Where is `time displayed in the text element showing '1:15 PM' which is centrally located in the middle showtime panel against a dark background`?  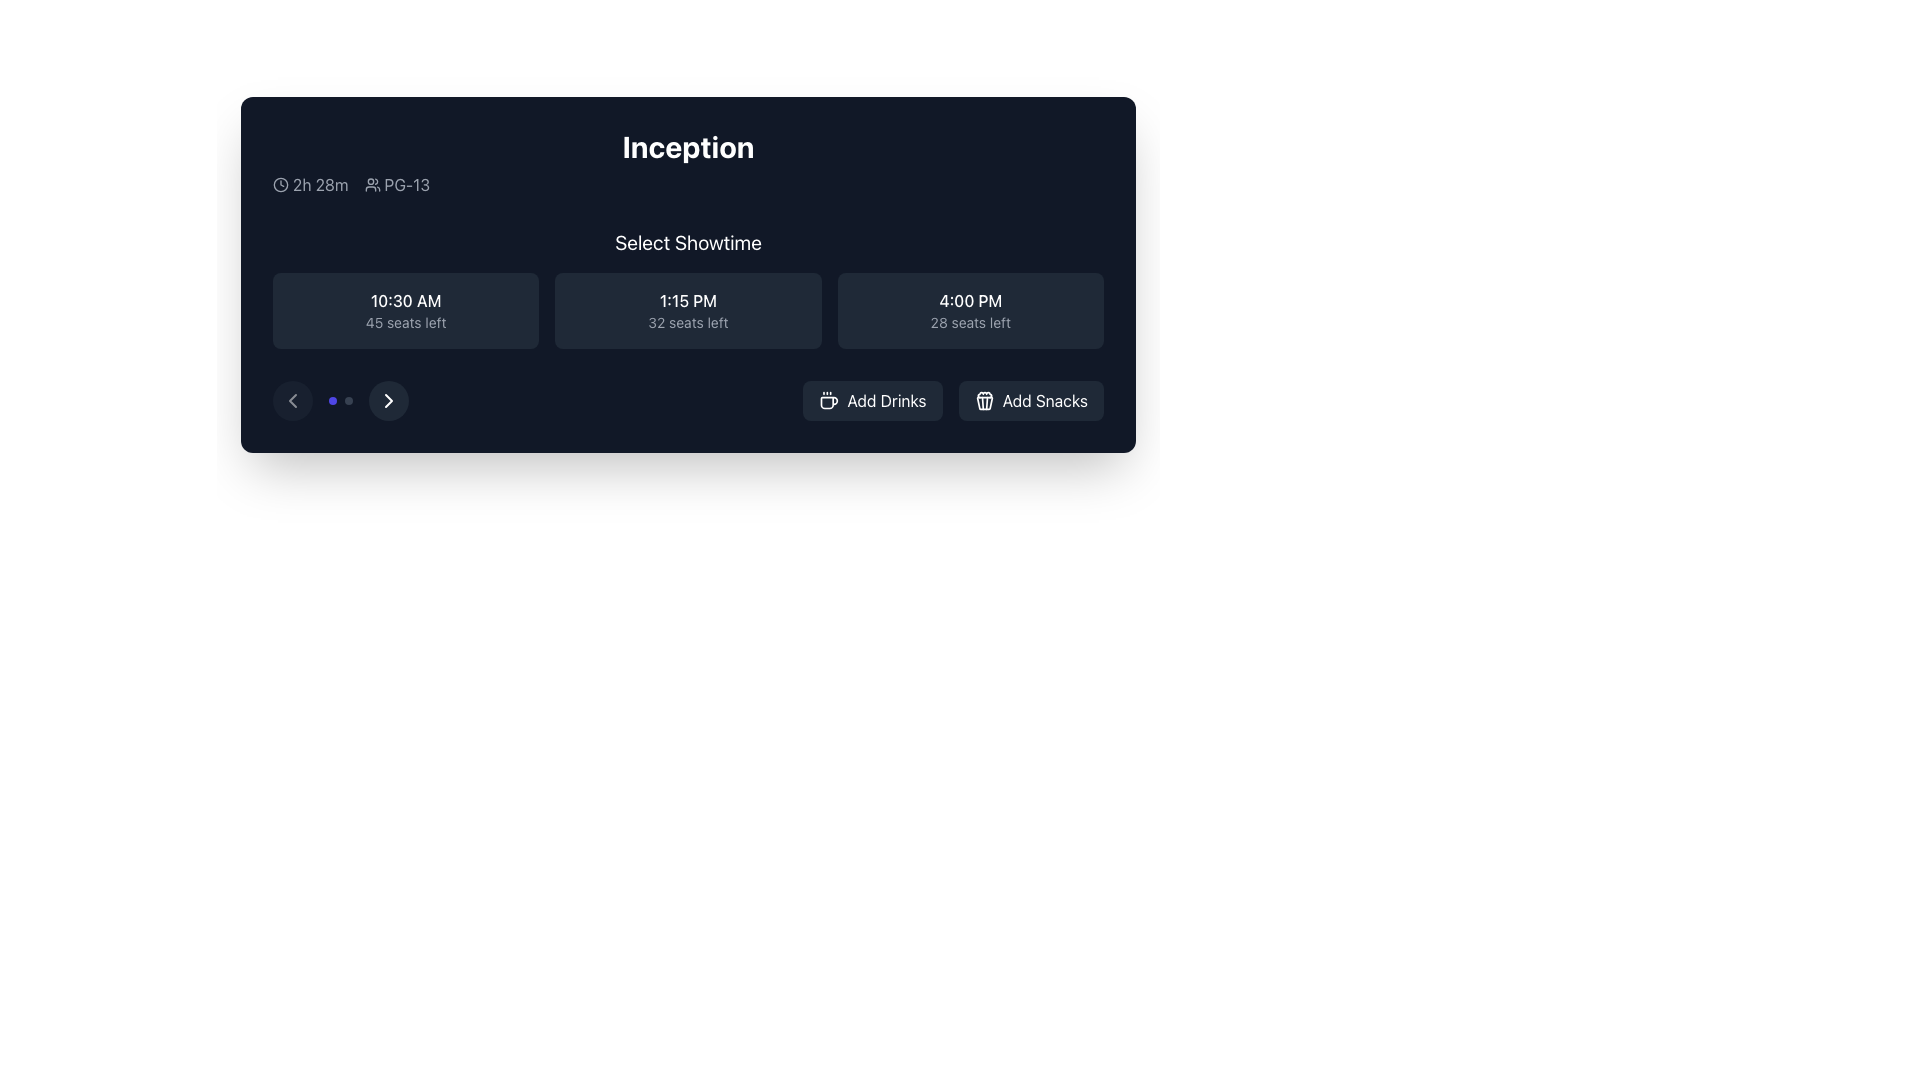
time displayed in the text element showing '1:15 PM' which is centrally located in the middle showtime panel against a dark background is located at coordinates (688, 300).